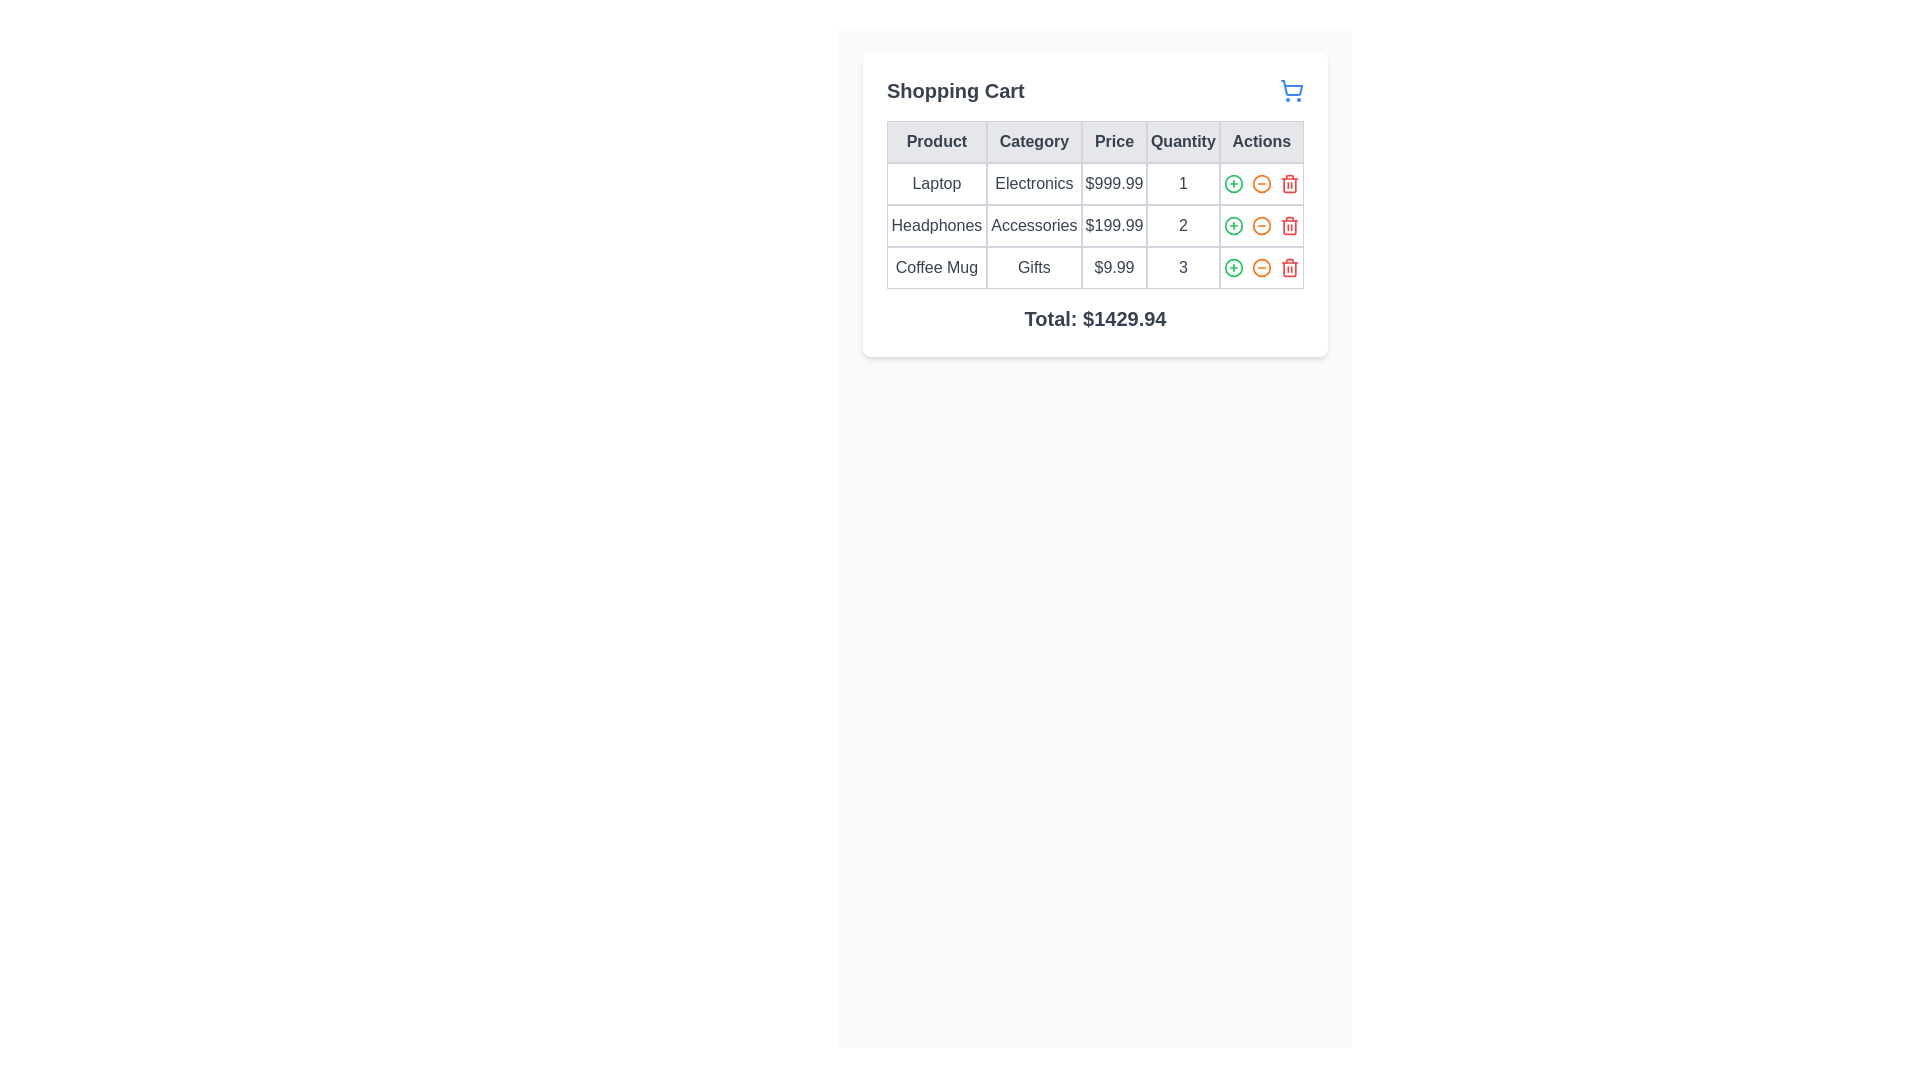 This screenshot has width=1920, height=1080. I want to click on the circular button with an orange outline in the 'Actions' column of the second row corresponding to 'Headphones', so click(1260, 225).